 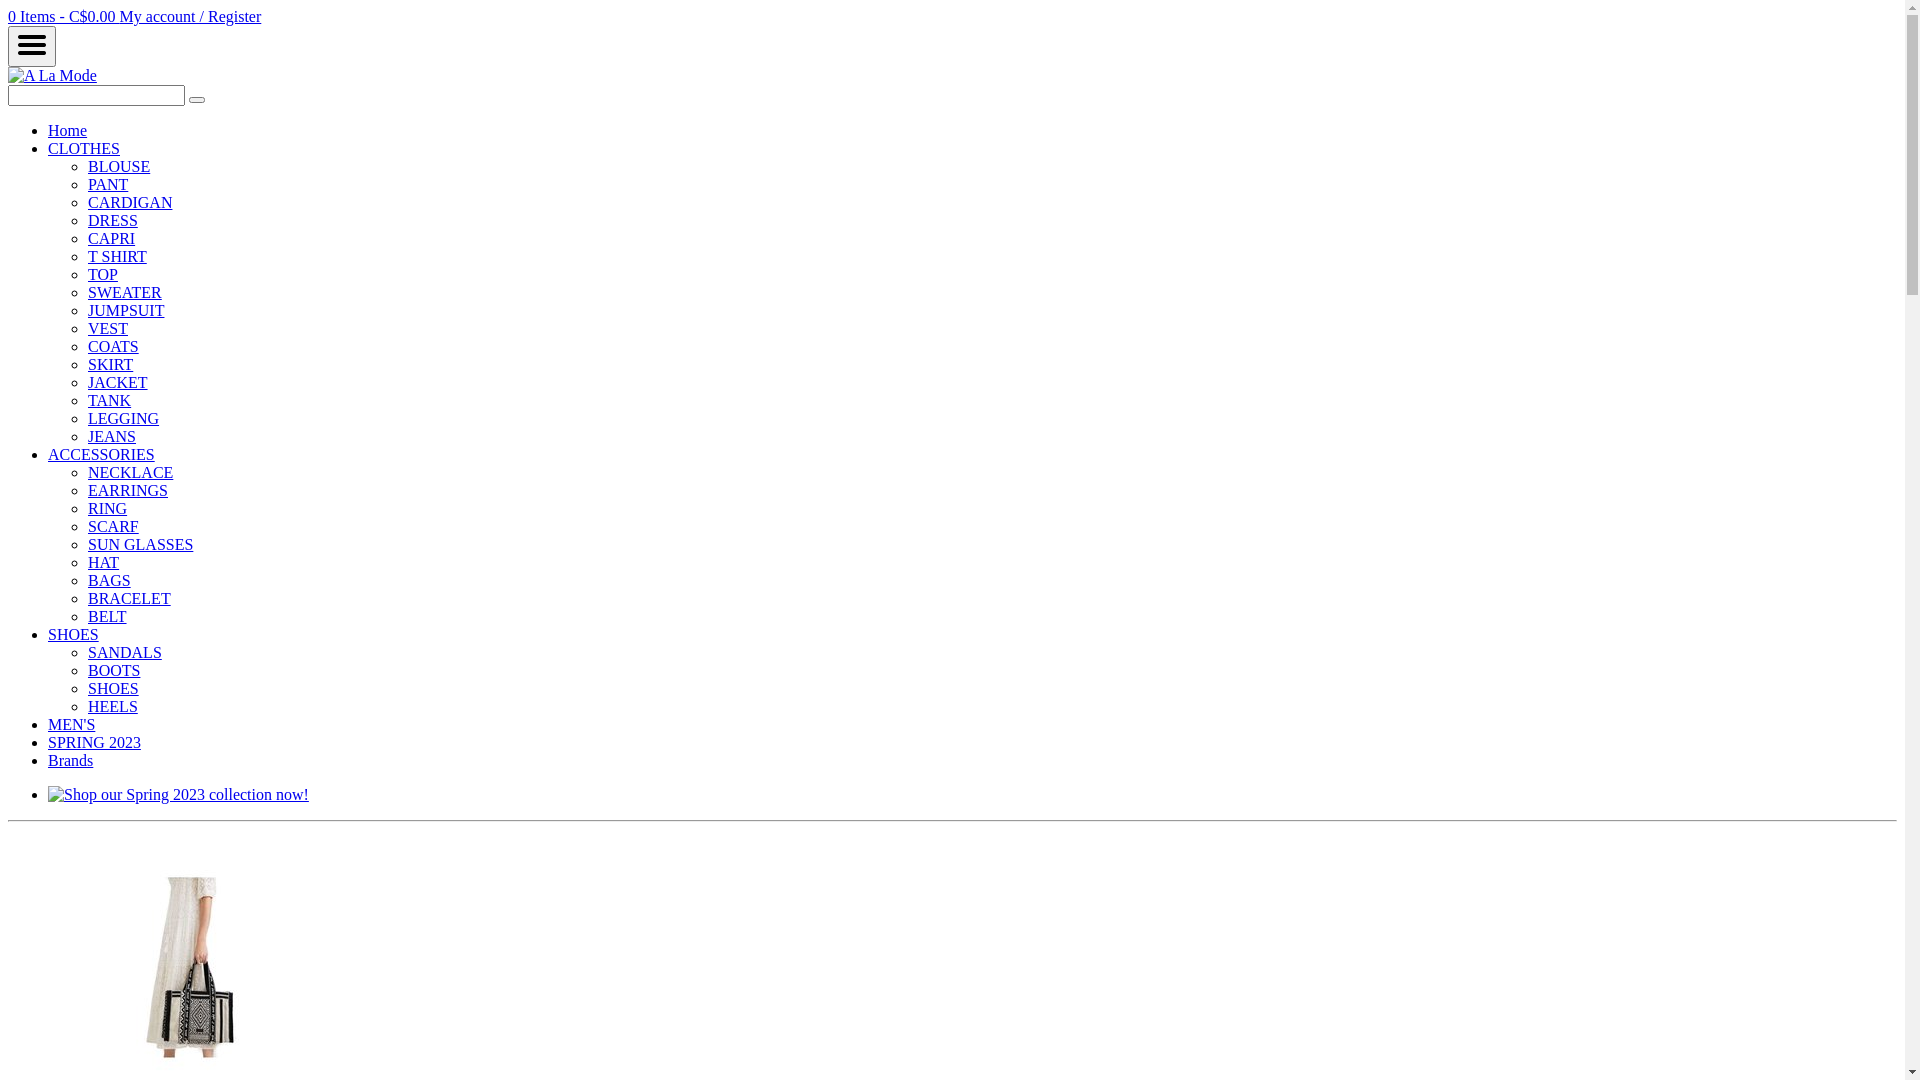 I want to click on '0 Items - C$0.00', so click(x=63, y=16).